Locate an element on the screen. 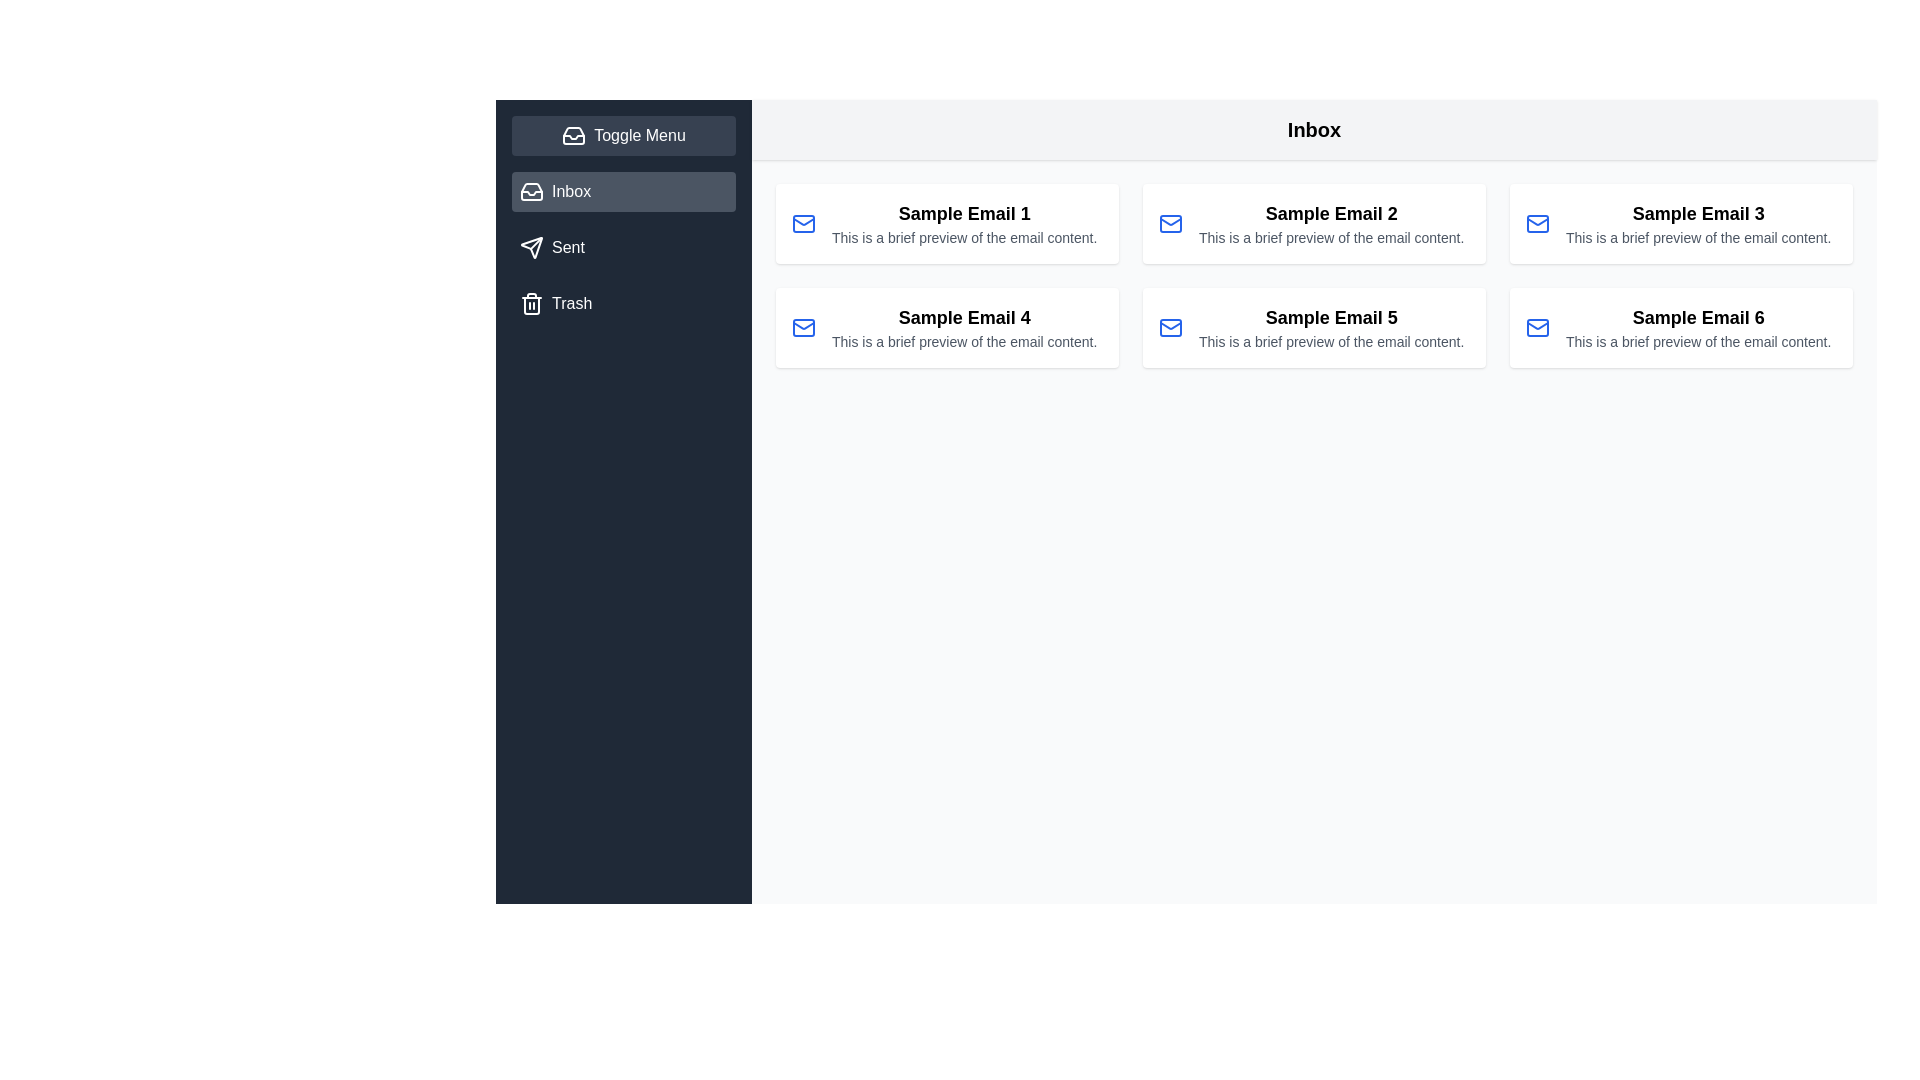 The width and height of the screenshot is (1920, 1080). the navigation menu button that accesses the inbox section, located at the top of the vertical list in the left sidebar is located at coordinates (623, 192).